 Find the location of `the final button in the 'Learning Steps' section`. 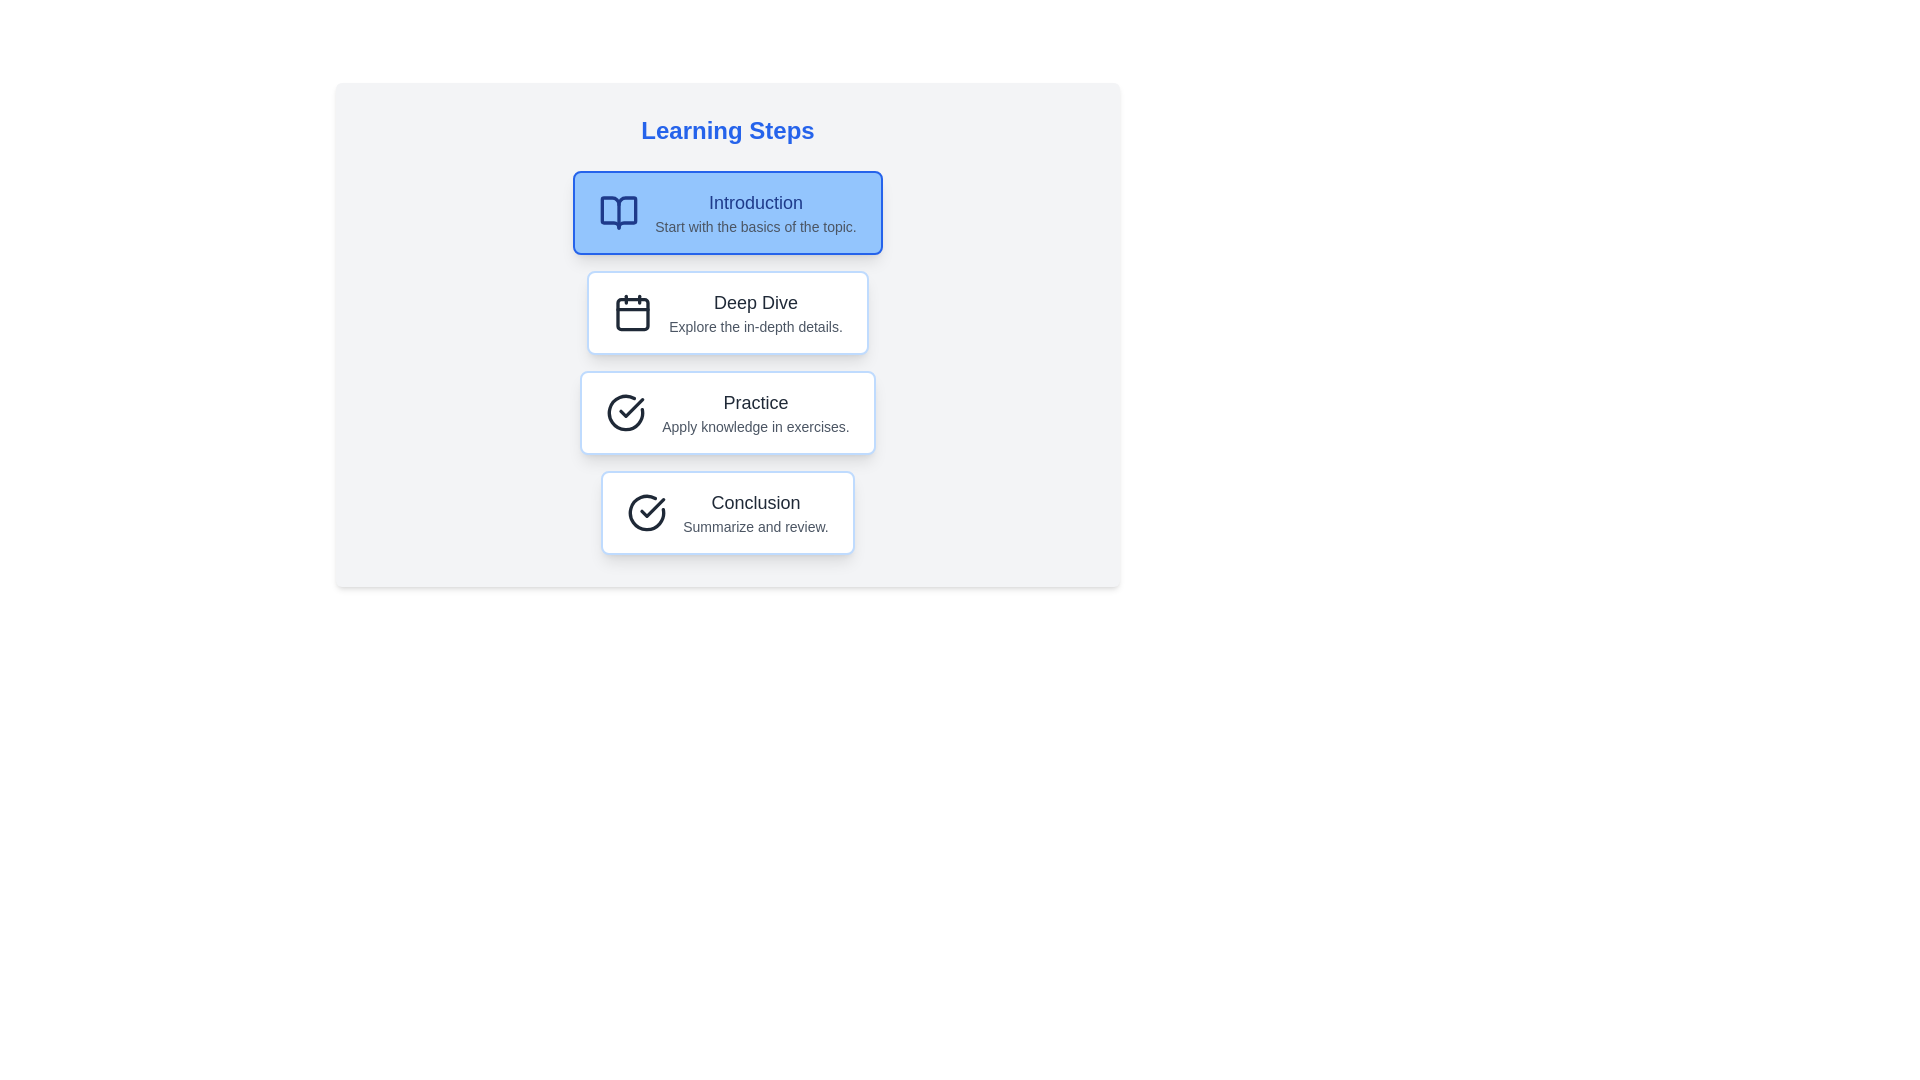

the final button in the 'Learning Steps' section is located at coordinates (754, 512).